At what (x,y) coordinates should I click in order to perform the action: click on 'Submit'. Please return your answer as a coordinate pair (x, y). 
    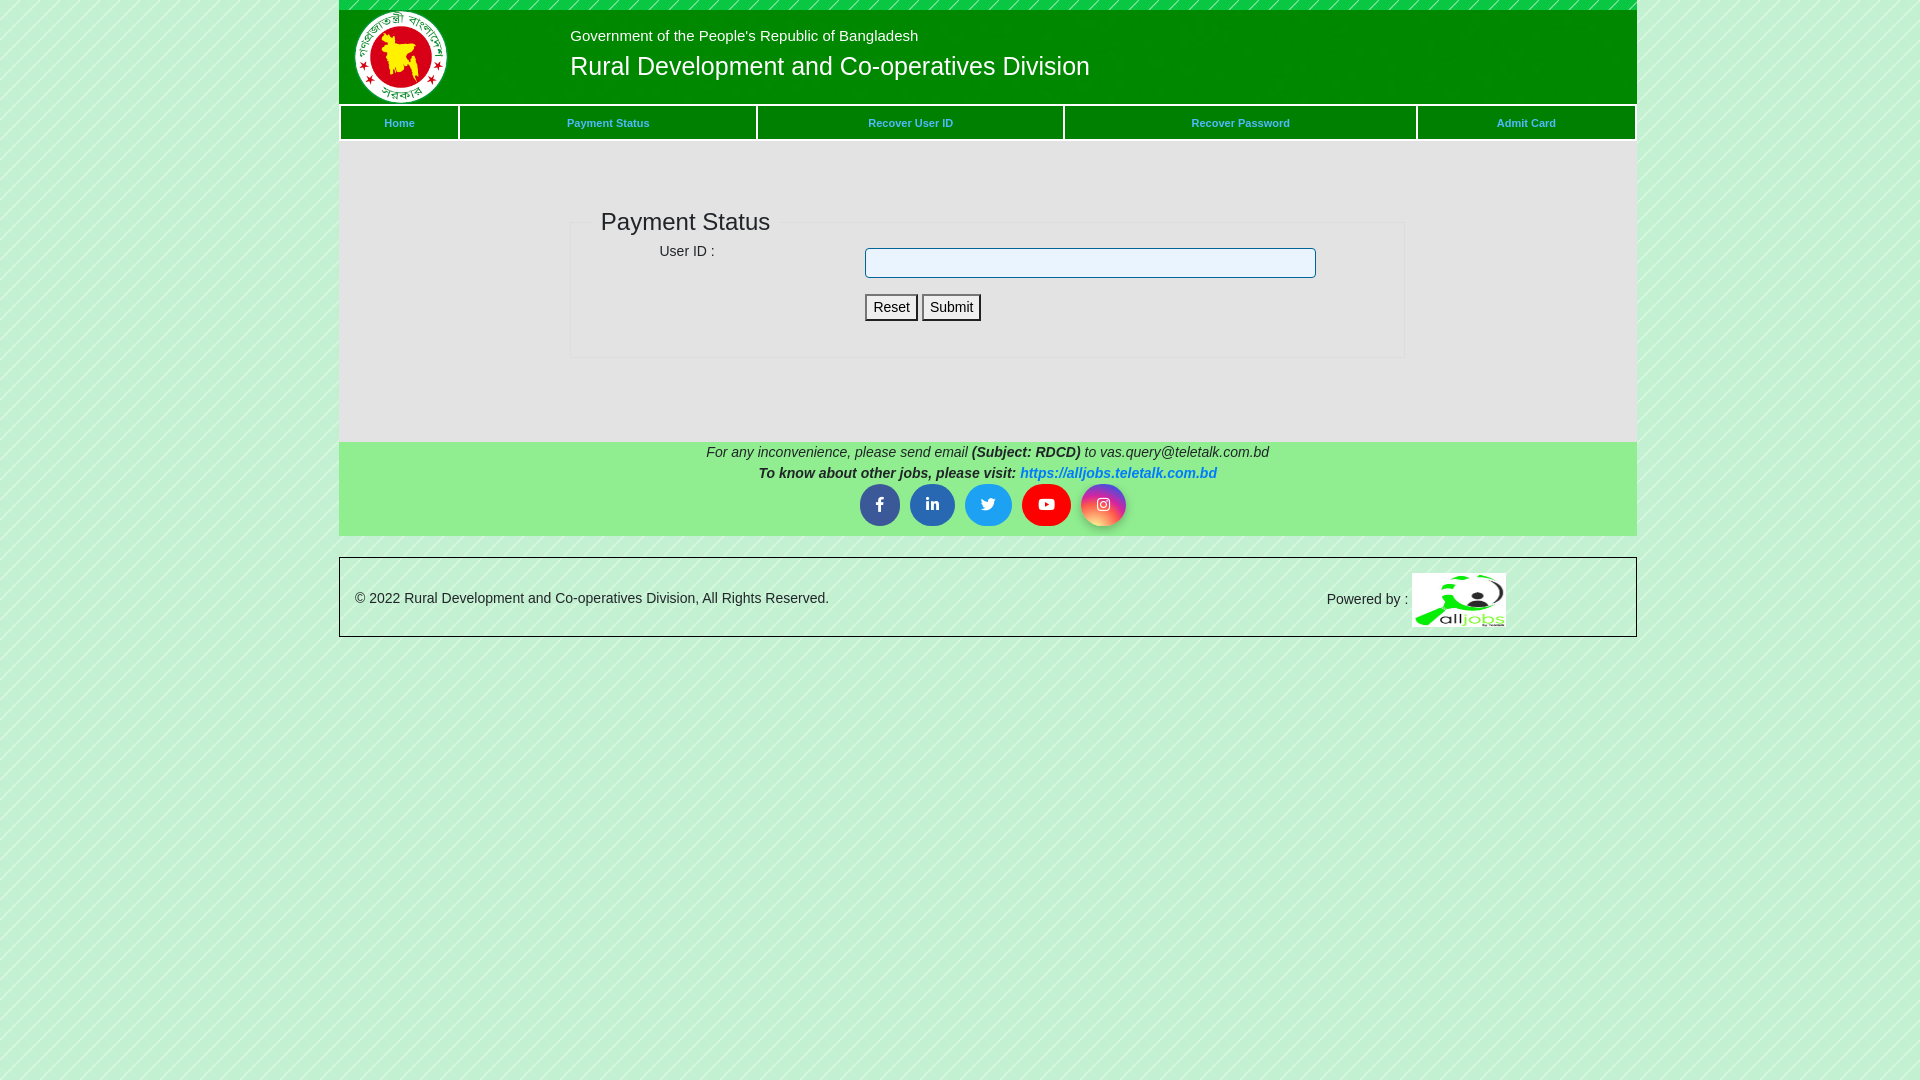
    Looking at the image, I should click on (950, 307).